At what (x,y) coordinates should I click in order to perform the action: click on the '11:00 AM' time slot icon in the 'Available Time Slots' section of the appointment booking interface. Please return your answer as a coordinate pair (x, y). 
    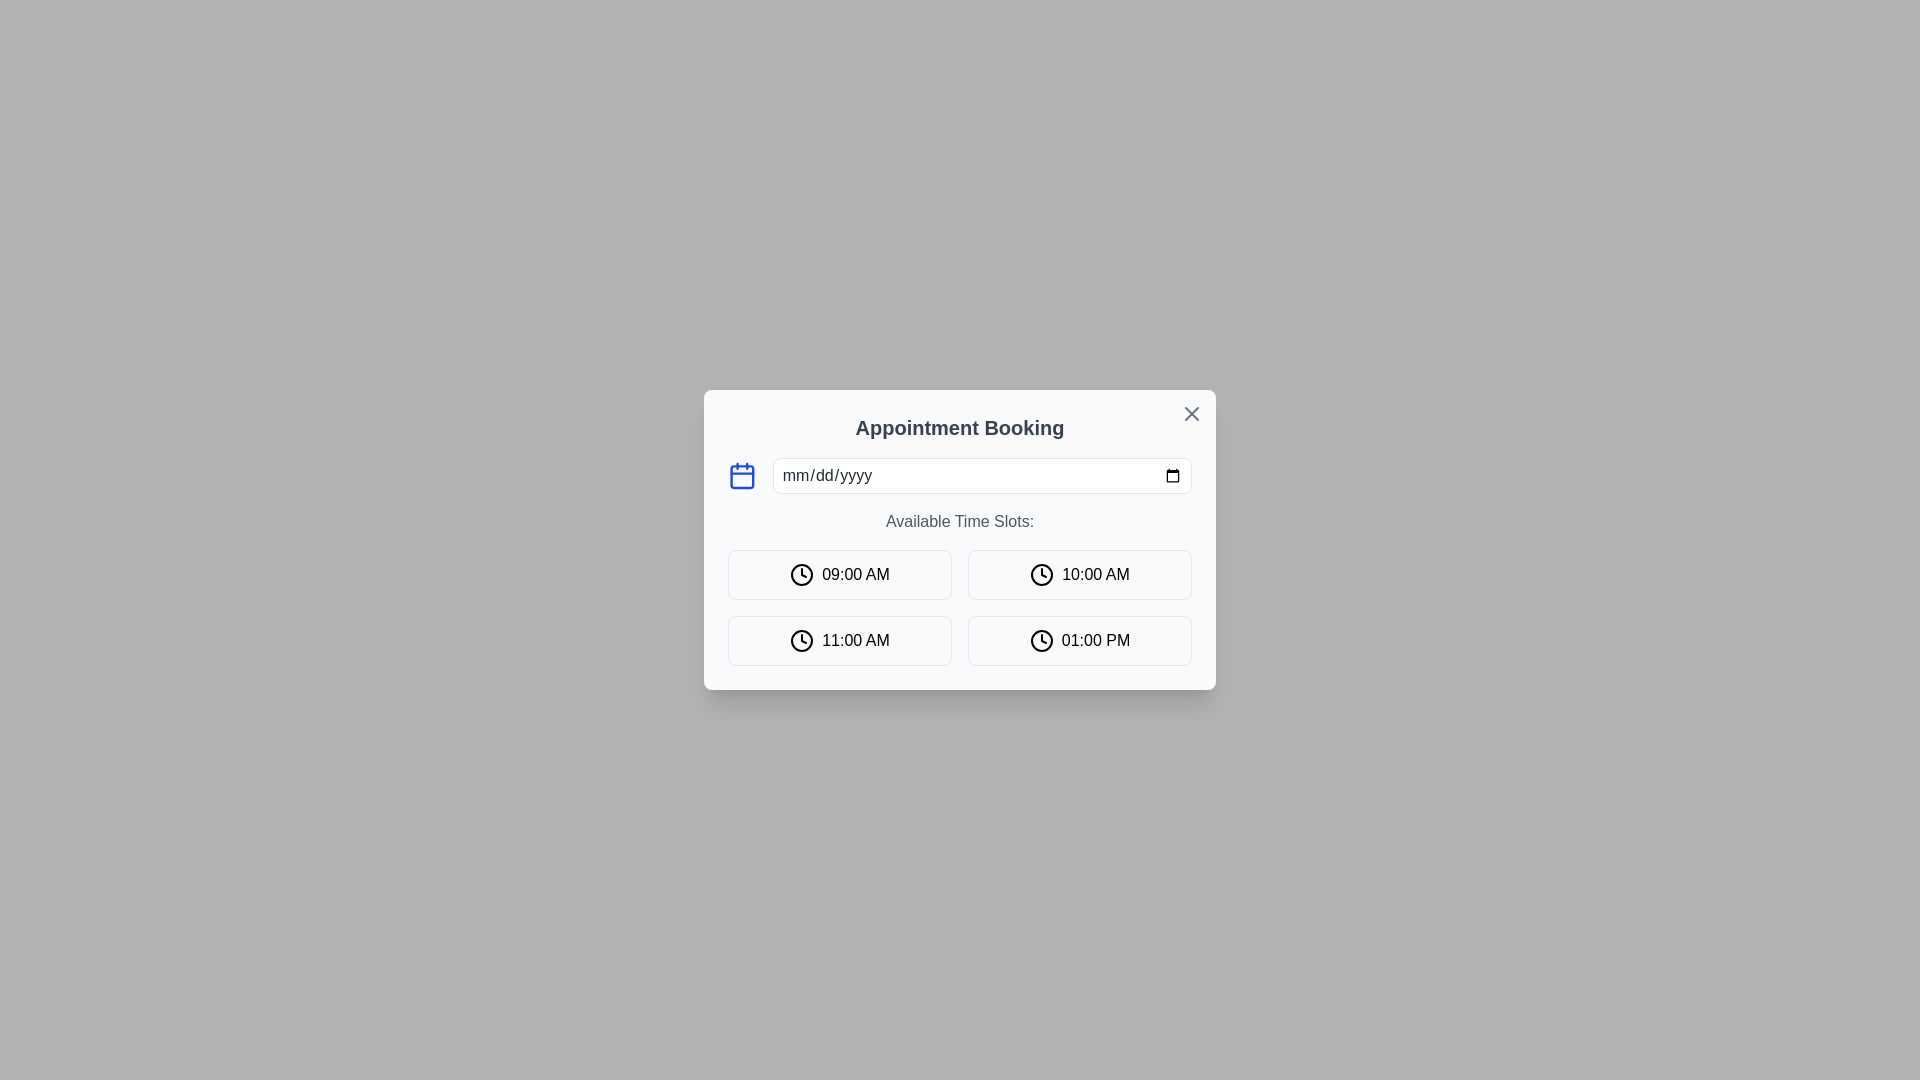
    Looking at the image, I should click on (802, 640).